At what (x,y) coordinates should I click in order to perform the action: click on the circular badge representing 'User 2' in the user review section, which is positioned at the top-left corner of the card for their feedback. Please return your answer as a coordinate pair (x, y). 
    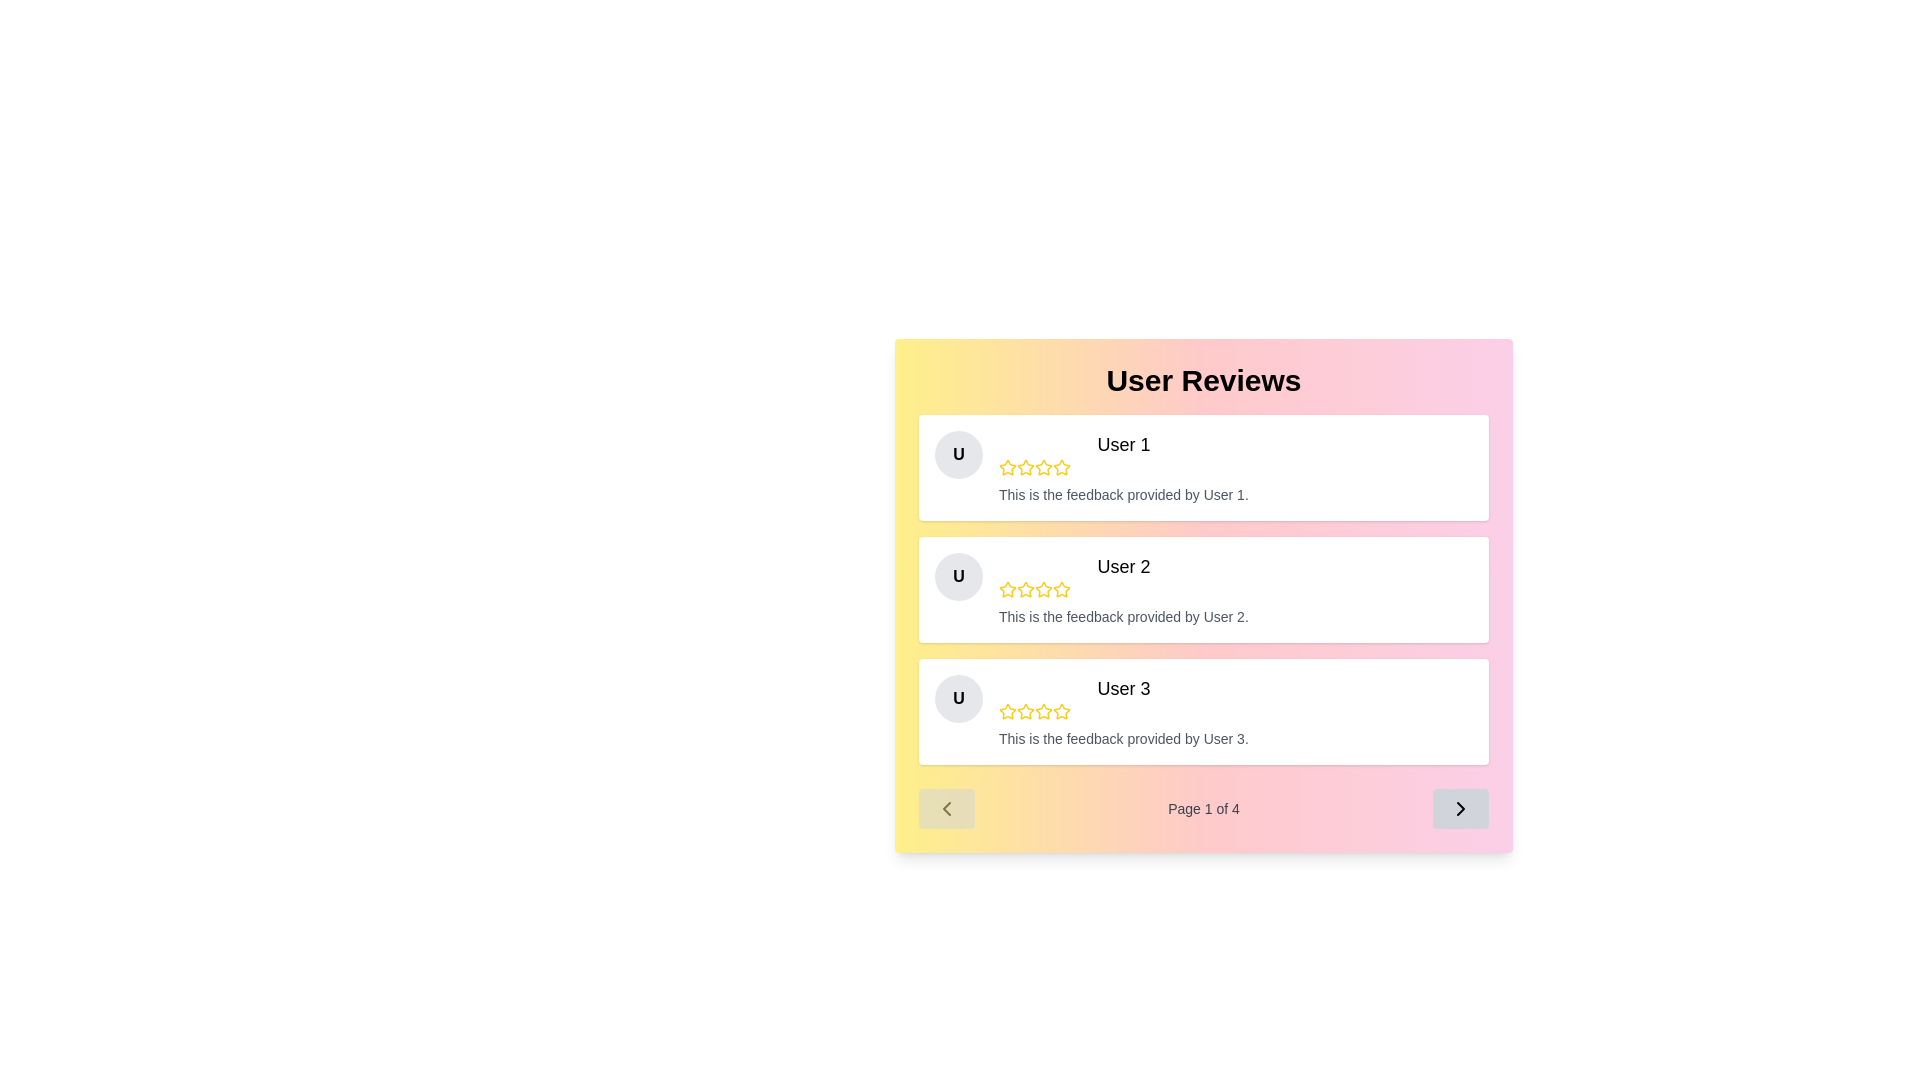
    Looking at the image, I should click on (958, 577).